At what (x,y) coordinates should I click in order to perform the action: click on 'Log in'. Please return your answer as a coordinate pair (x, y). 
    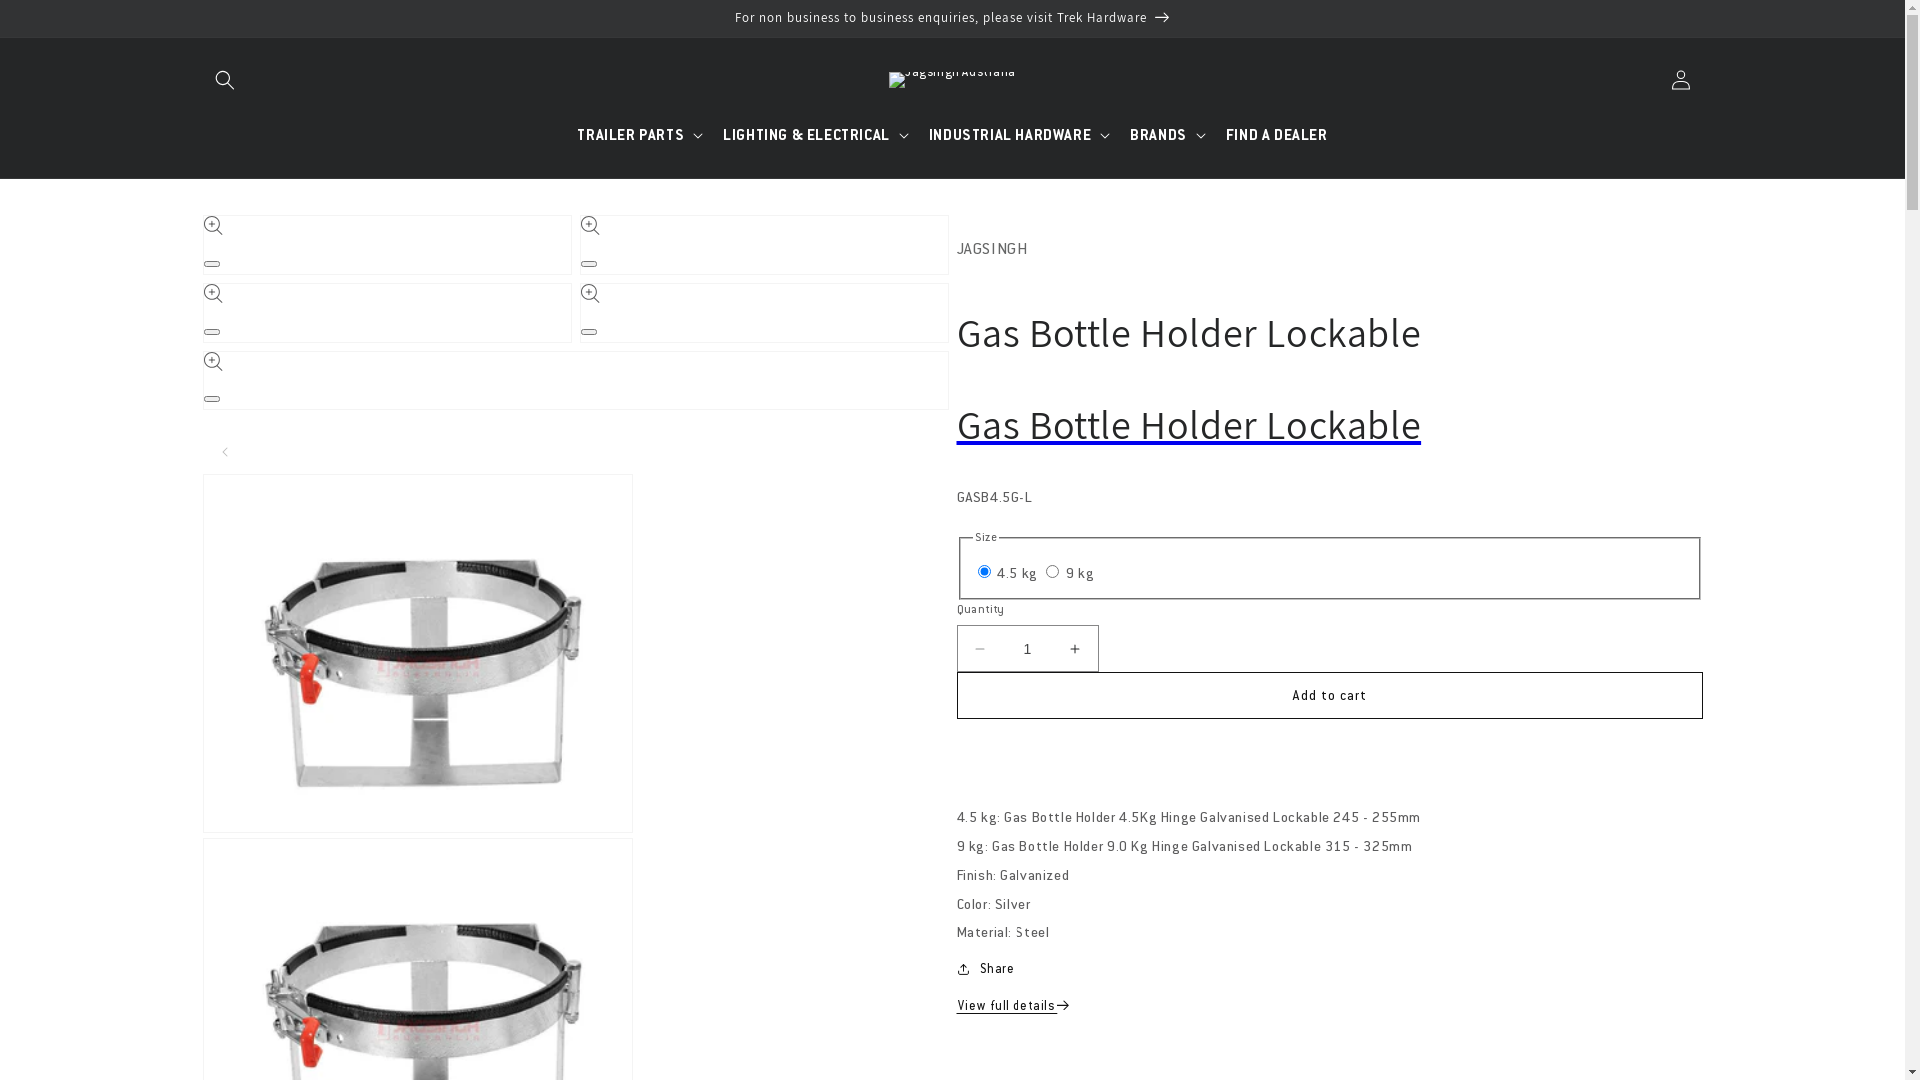
    Looking at the image, I should click on (1680, 79).